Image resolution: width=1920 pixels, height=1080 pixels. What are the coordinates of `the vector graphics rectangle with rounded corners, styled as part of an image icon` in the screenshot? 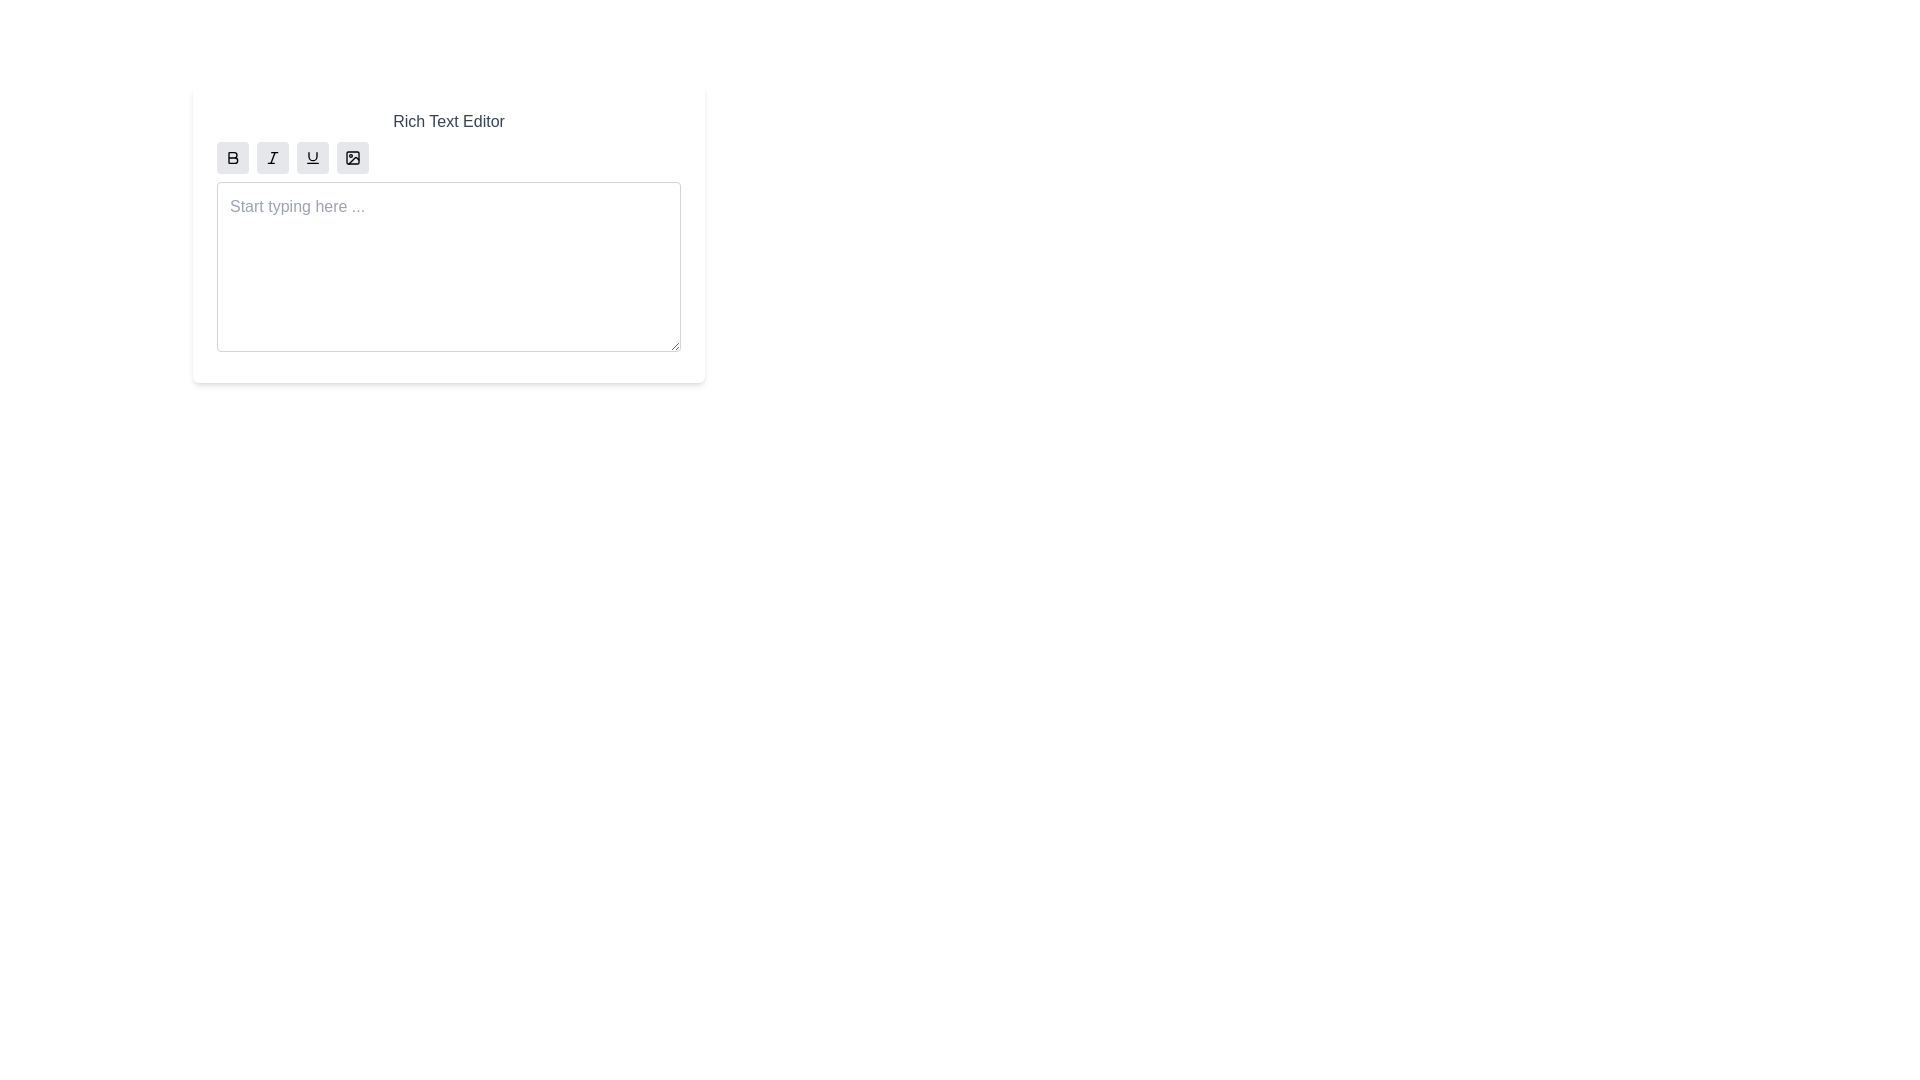 It's located at (353, 157).